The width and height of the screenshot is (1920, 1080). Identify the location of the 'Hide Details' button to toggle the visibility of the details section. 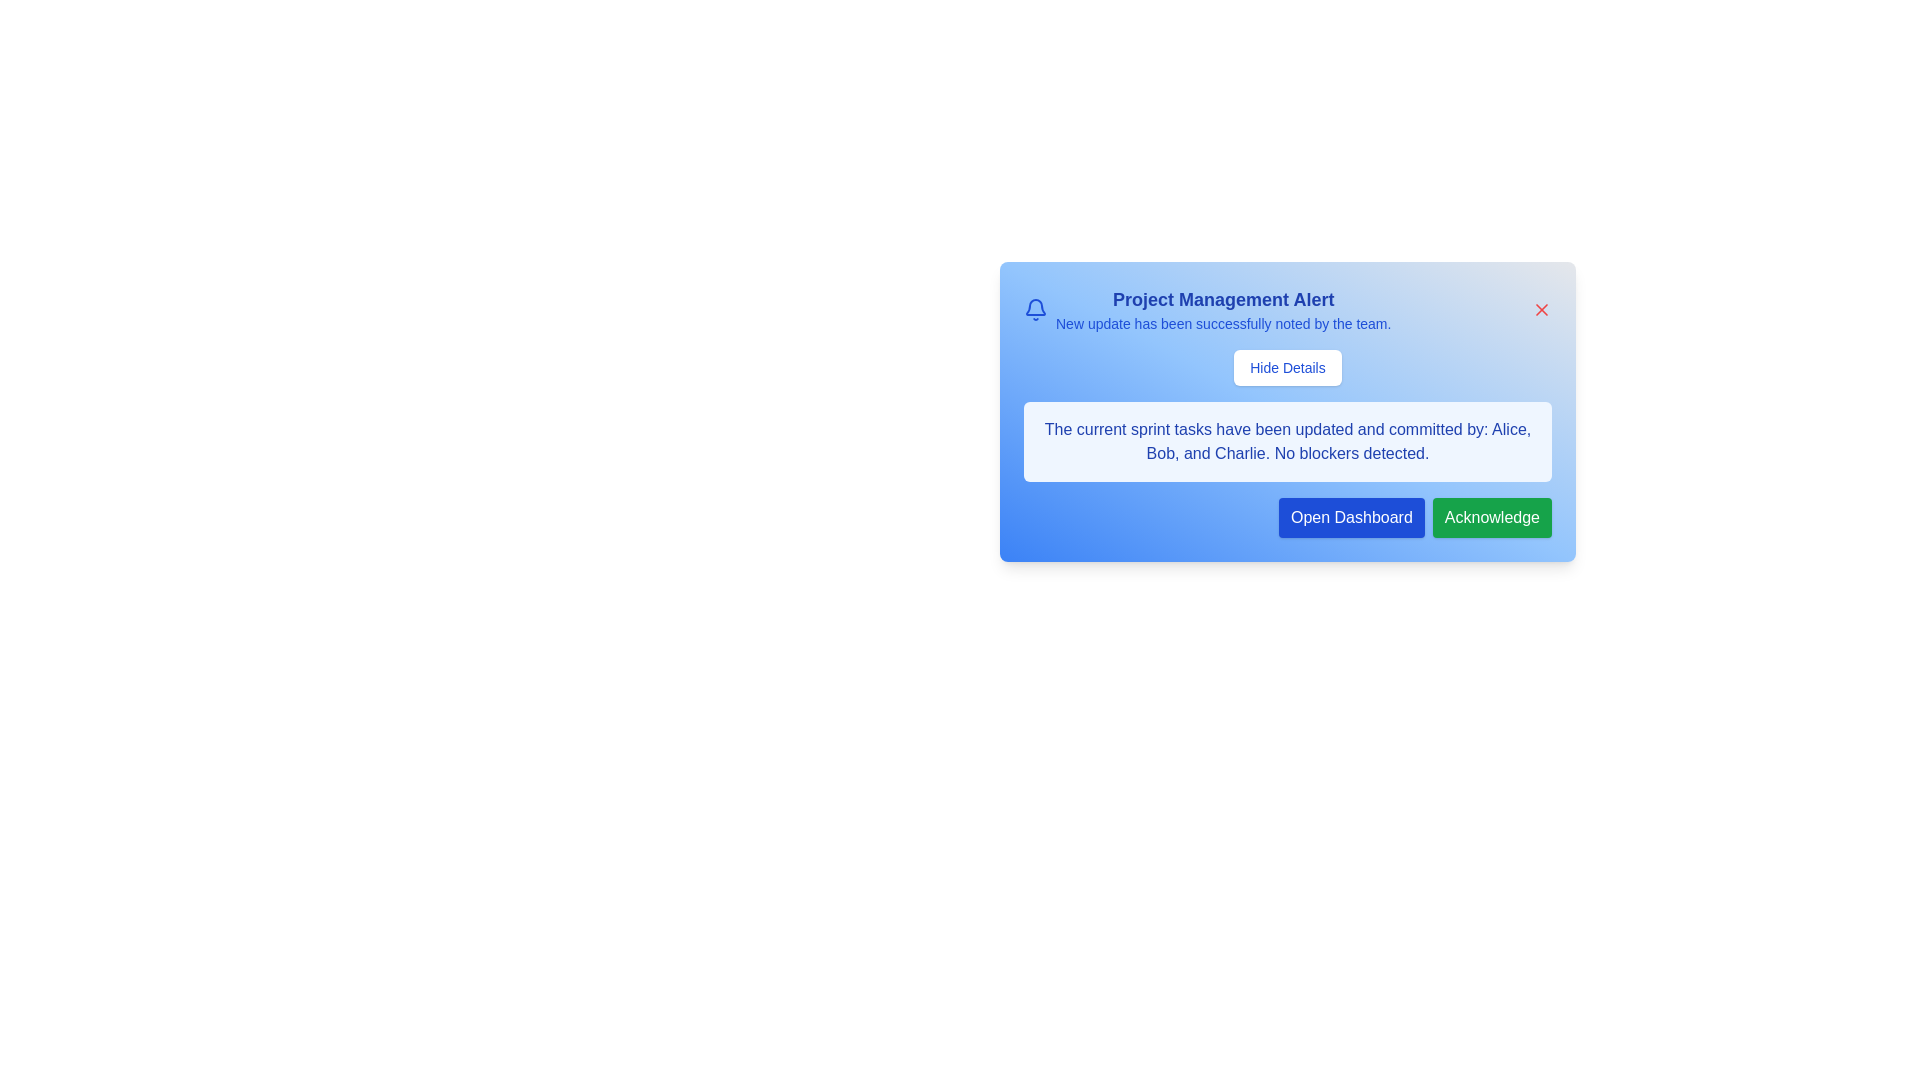
(1287, 367).